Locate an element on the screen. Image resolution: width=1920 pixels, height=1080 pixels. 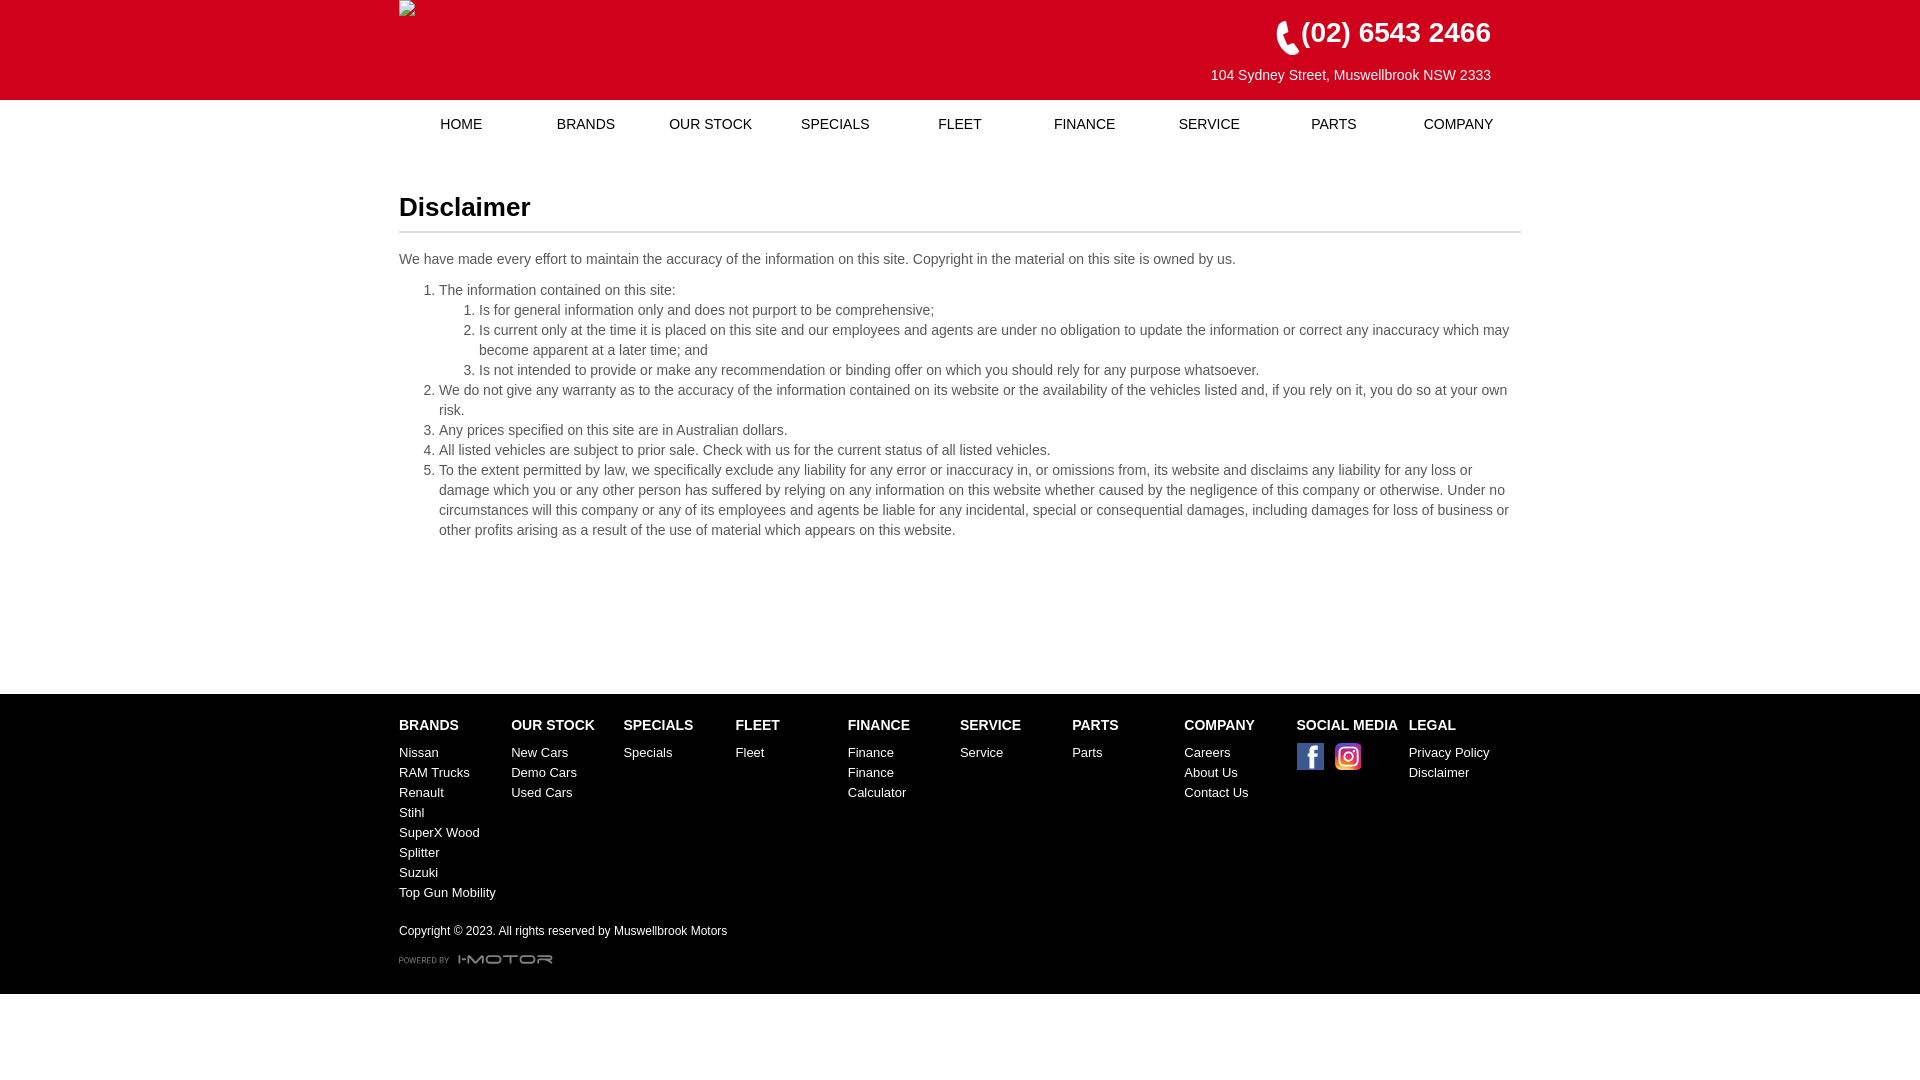
'Nissan' is located at coordinates (450, 752).